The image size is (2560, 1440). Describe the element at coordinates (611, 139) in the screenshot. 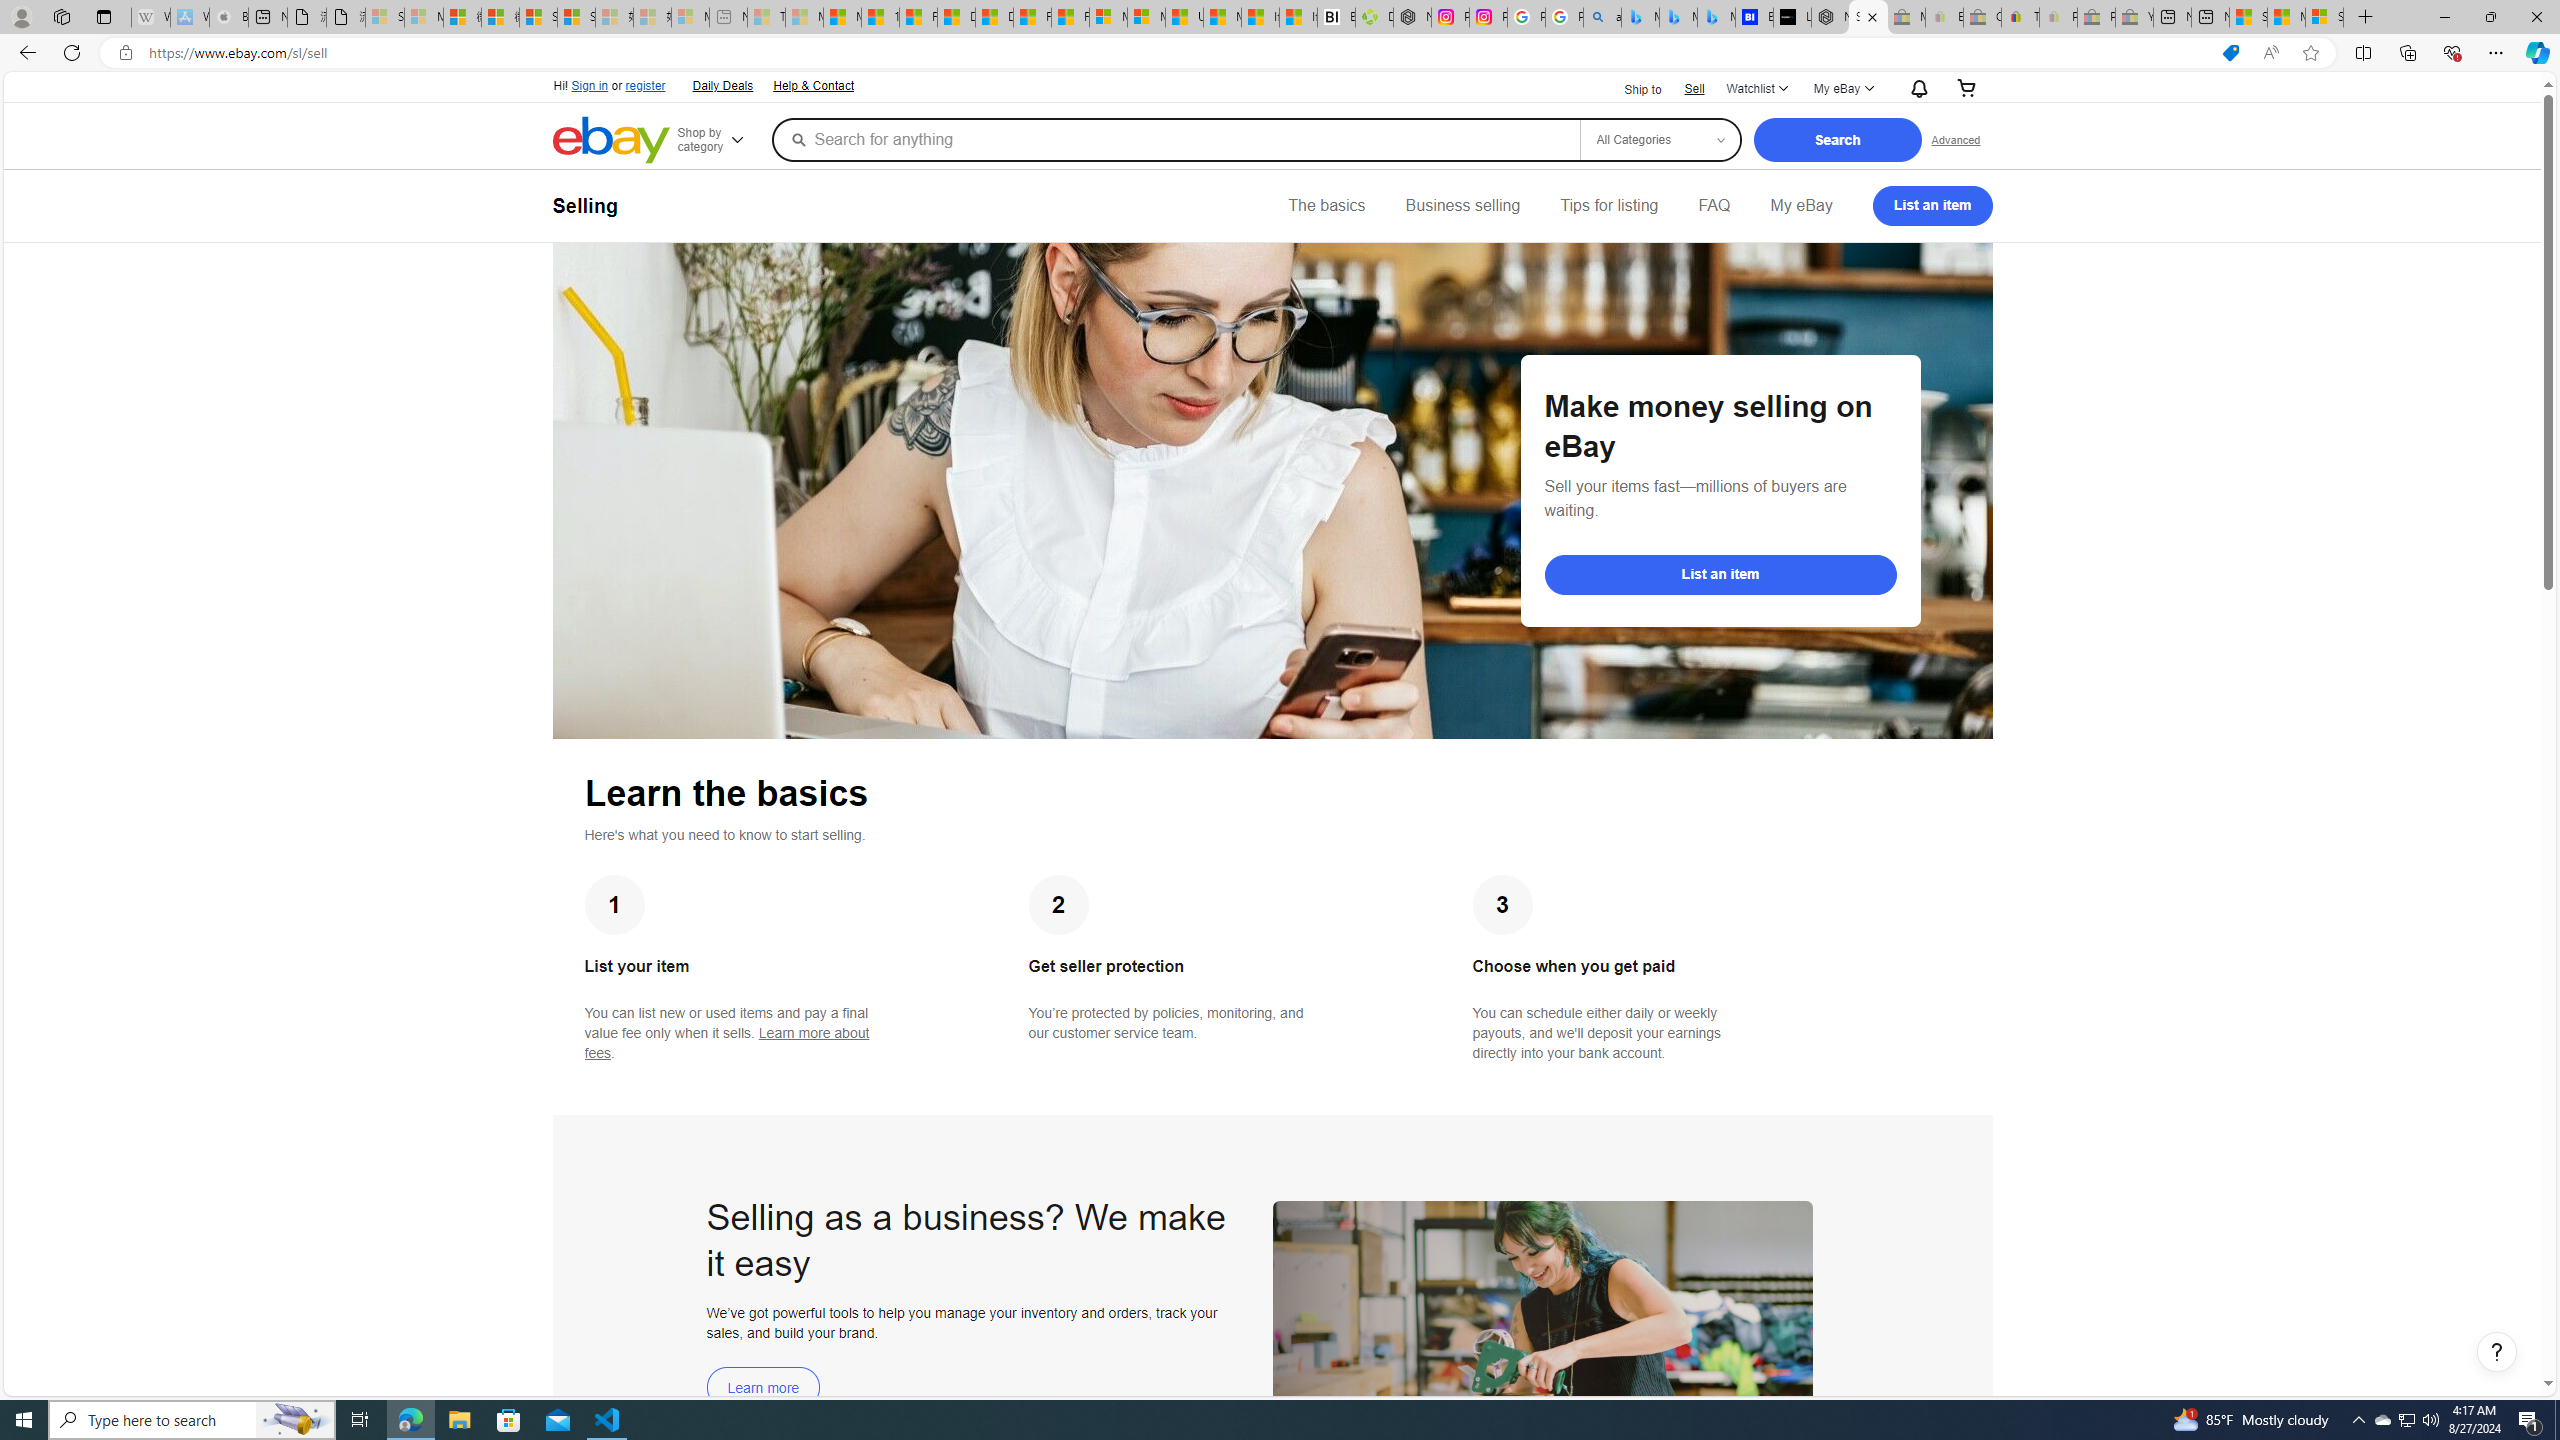

I see `'eBay Home'` at that location.